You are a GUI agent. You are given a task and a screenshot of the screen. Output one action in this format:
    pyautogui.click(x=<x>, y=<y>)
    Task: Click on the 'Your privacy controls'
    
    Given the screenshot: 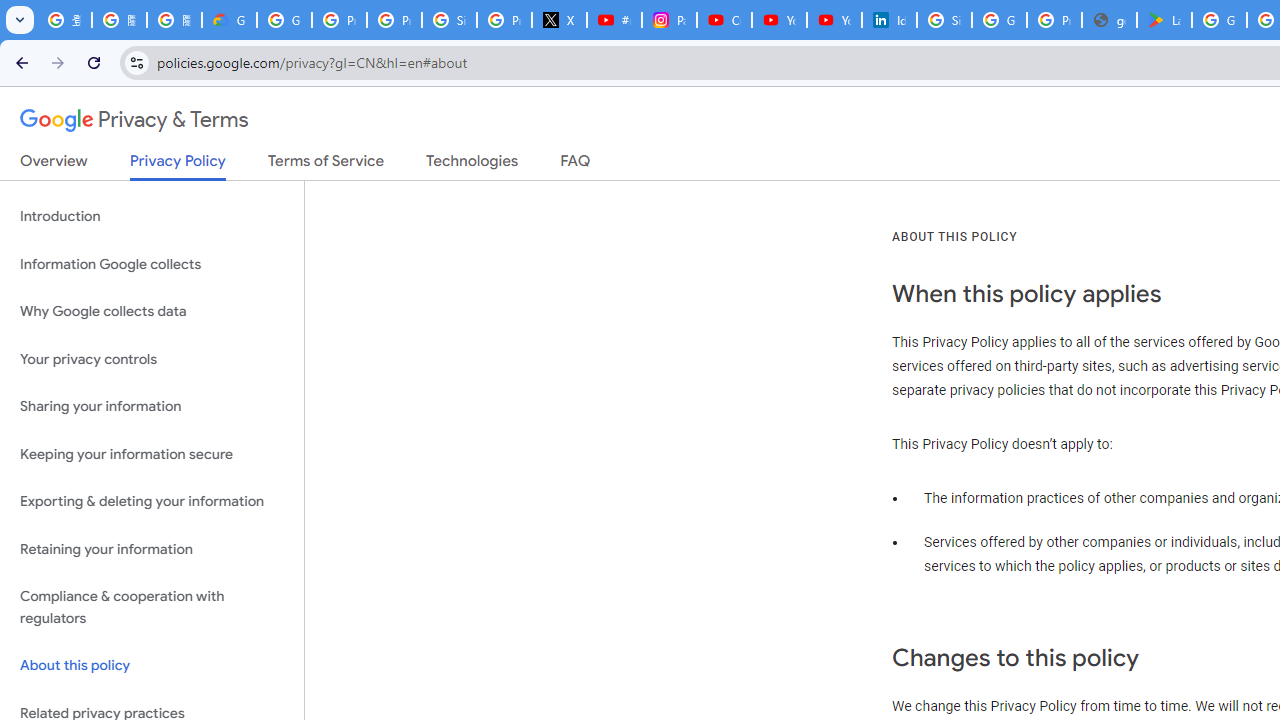 What is the action you would take?
    pyautogui.click(x=151, y=358)
    